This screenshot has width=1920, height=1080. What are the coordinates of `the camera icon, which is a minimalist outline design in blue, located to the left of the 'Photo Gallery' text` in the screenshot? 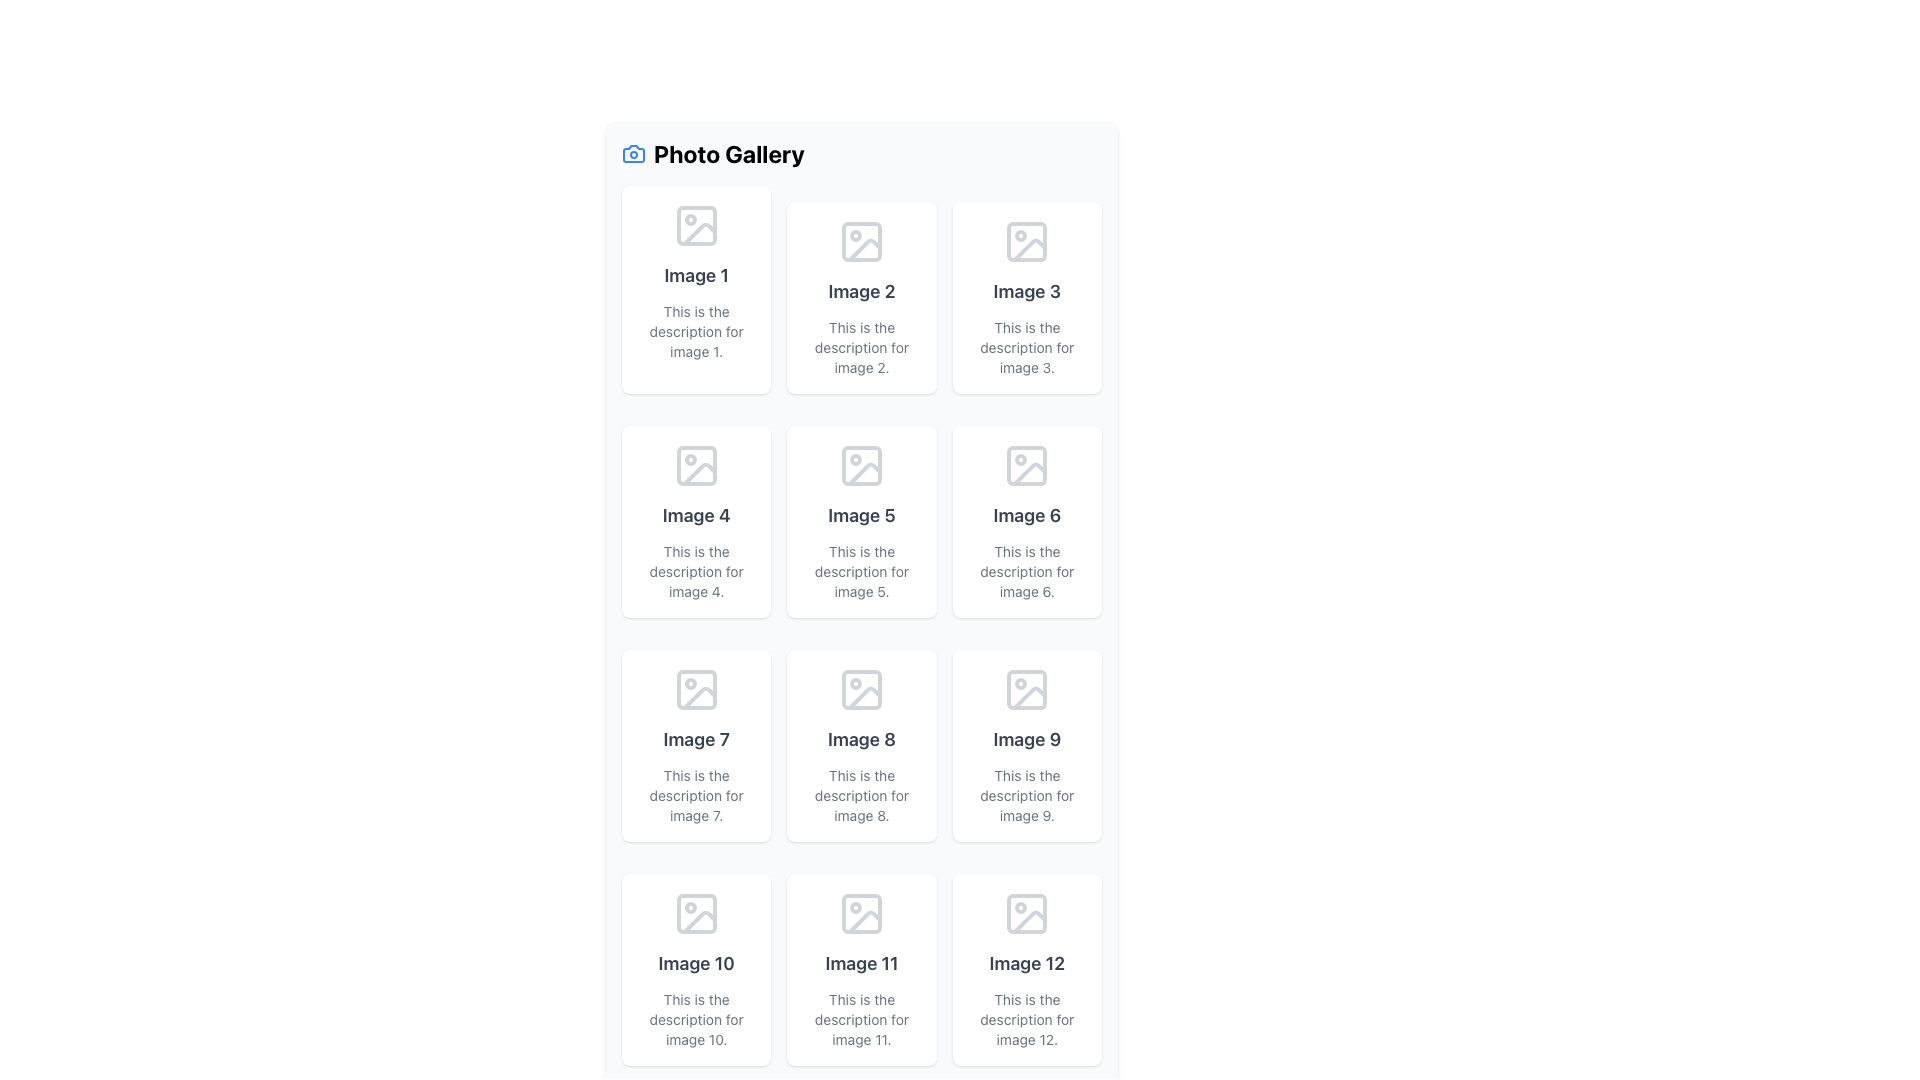 It's located at (632, 153).